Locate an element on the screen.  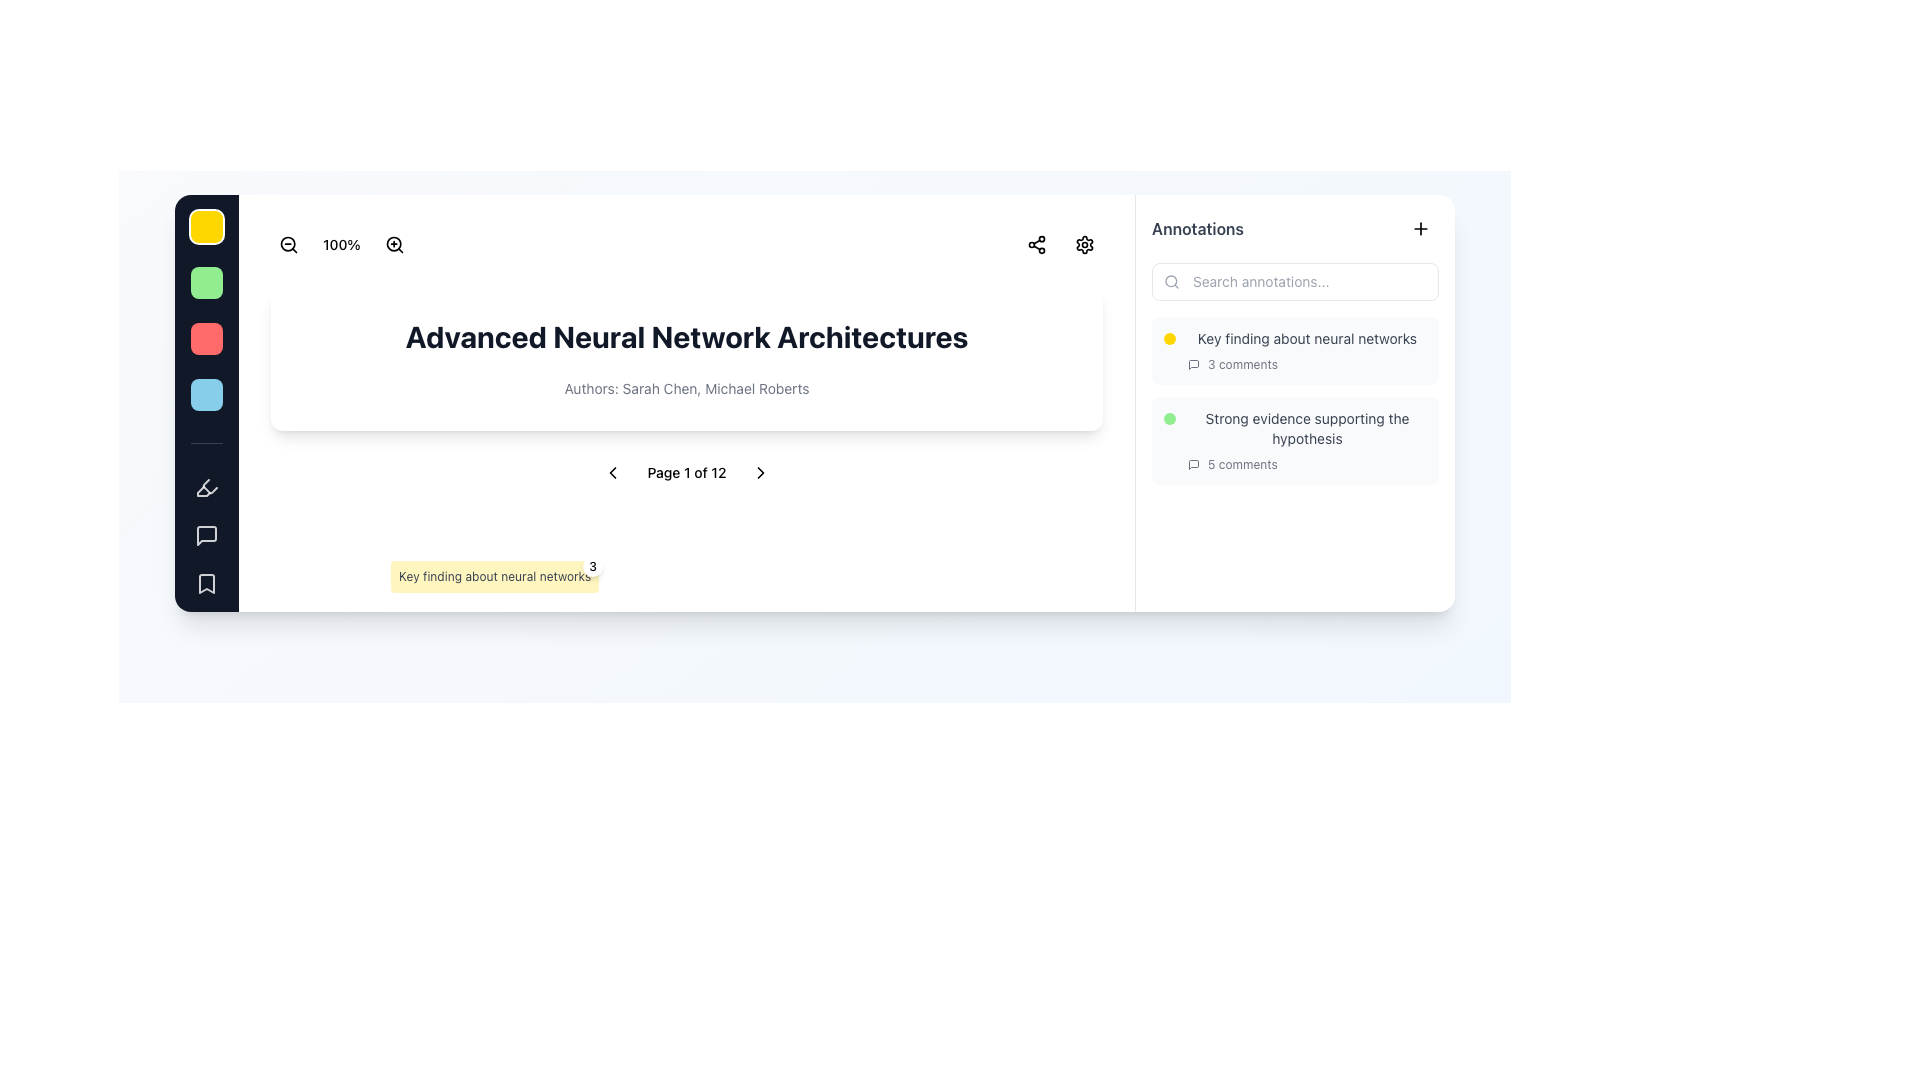
the left-facing chevron icon within the button located near the bottom-left of the central content area is located at coordinates (612, 473).